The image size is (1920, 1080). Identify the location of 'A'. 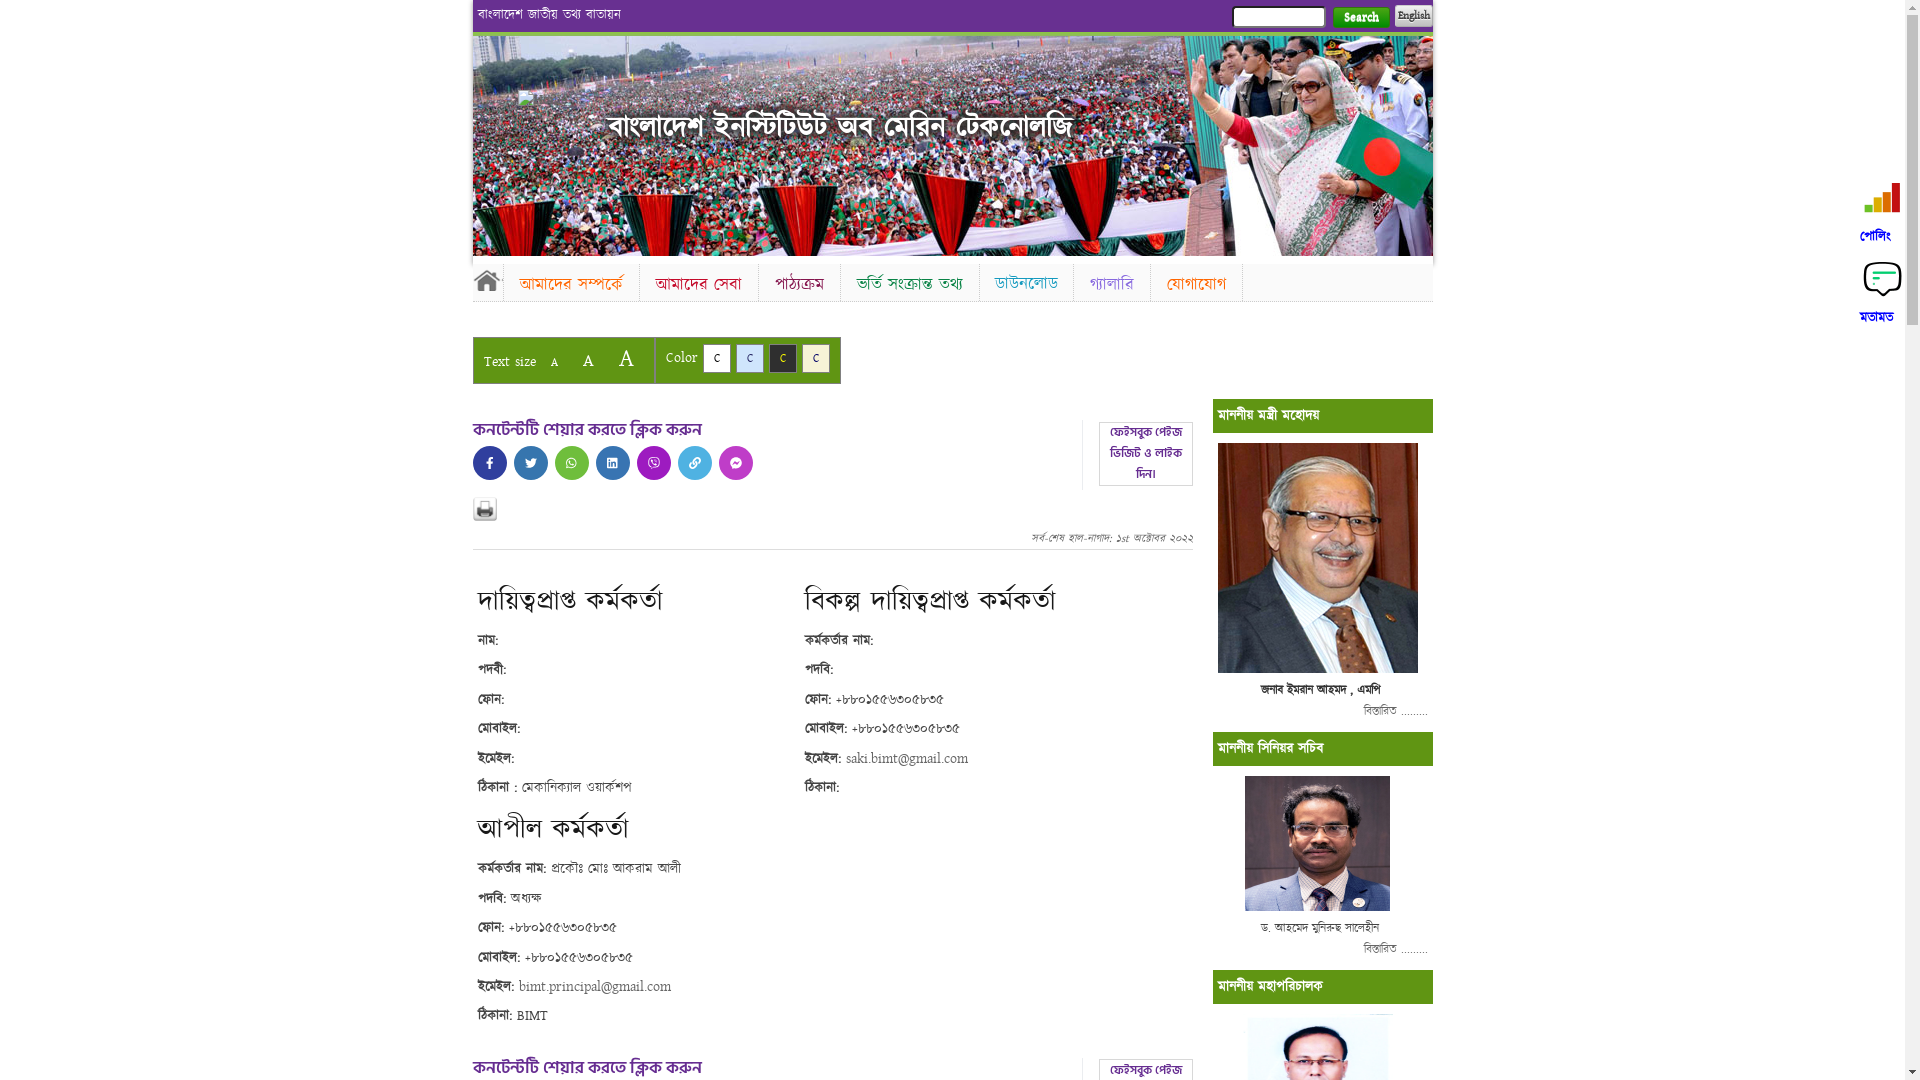
(539, 362).